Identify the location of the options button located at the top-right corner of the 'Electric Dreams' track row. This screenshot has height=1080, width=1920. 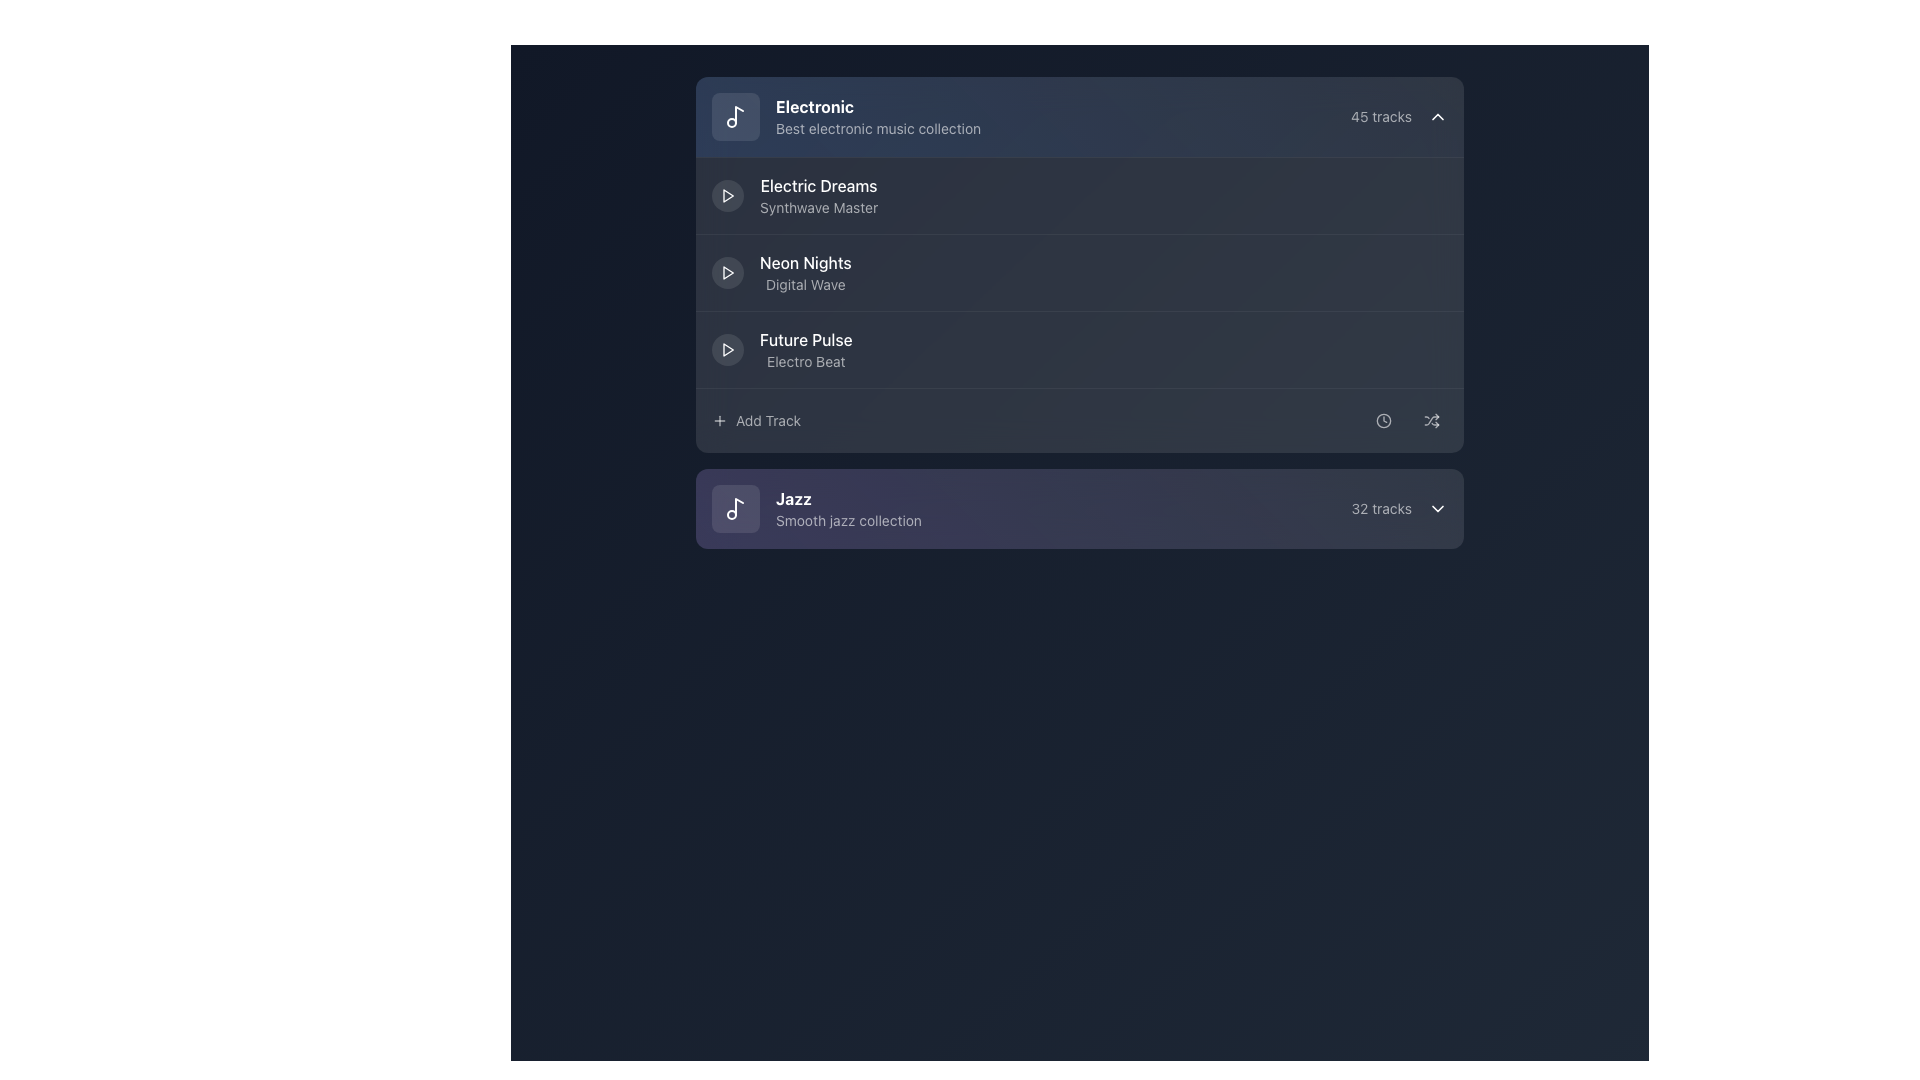
(1430, 196).